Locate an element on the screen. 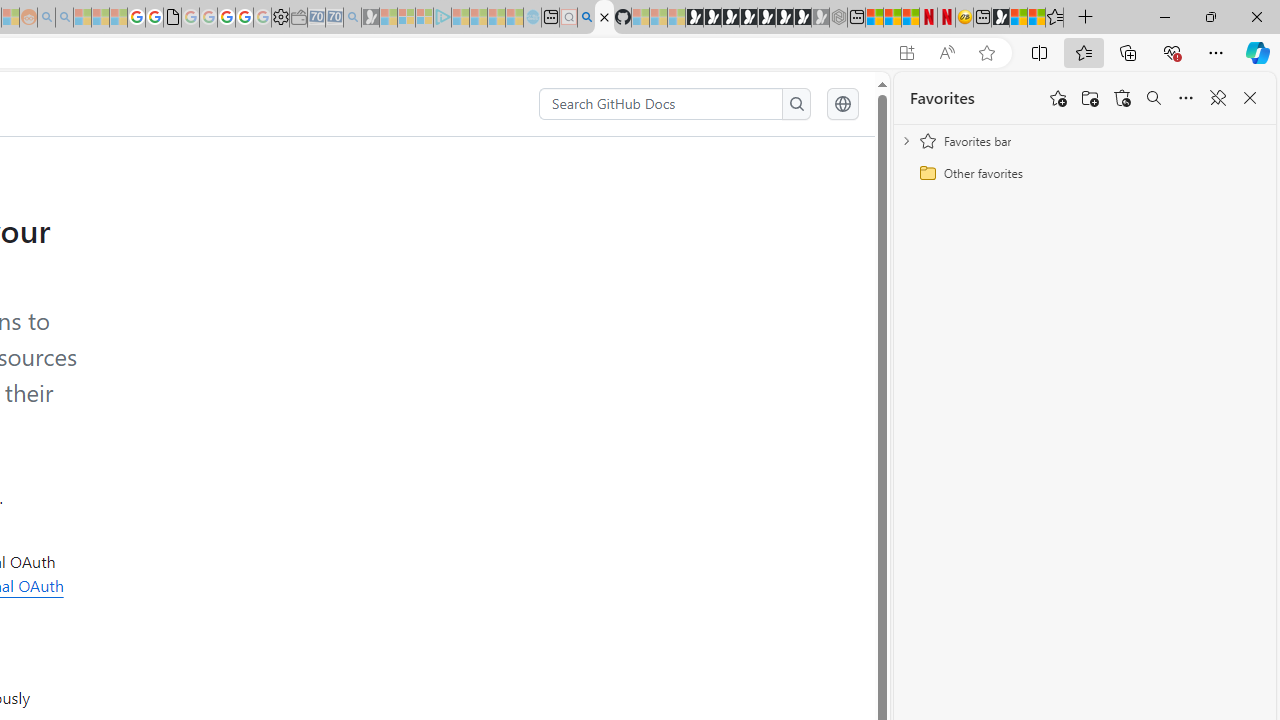  'Restore' is located at coordinates (1209, 16).